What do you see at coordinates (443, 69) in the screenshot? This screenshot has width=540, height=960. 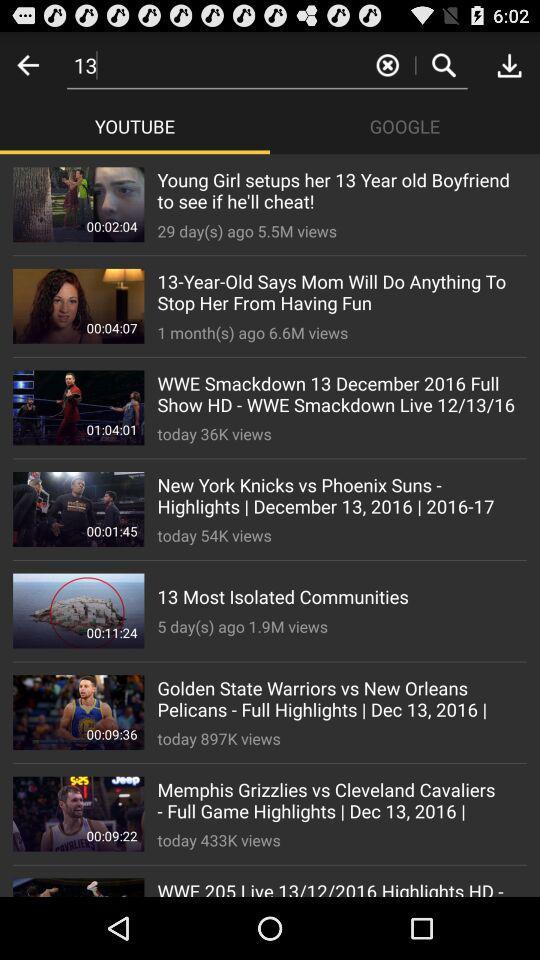 I see `the search icon` at bounding box center [443, 69].